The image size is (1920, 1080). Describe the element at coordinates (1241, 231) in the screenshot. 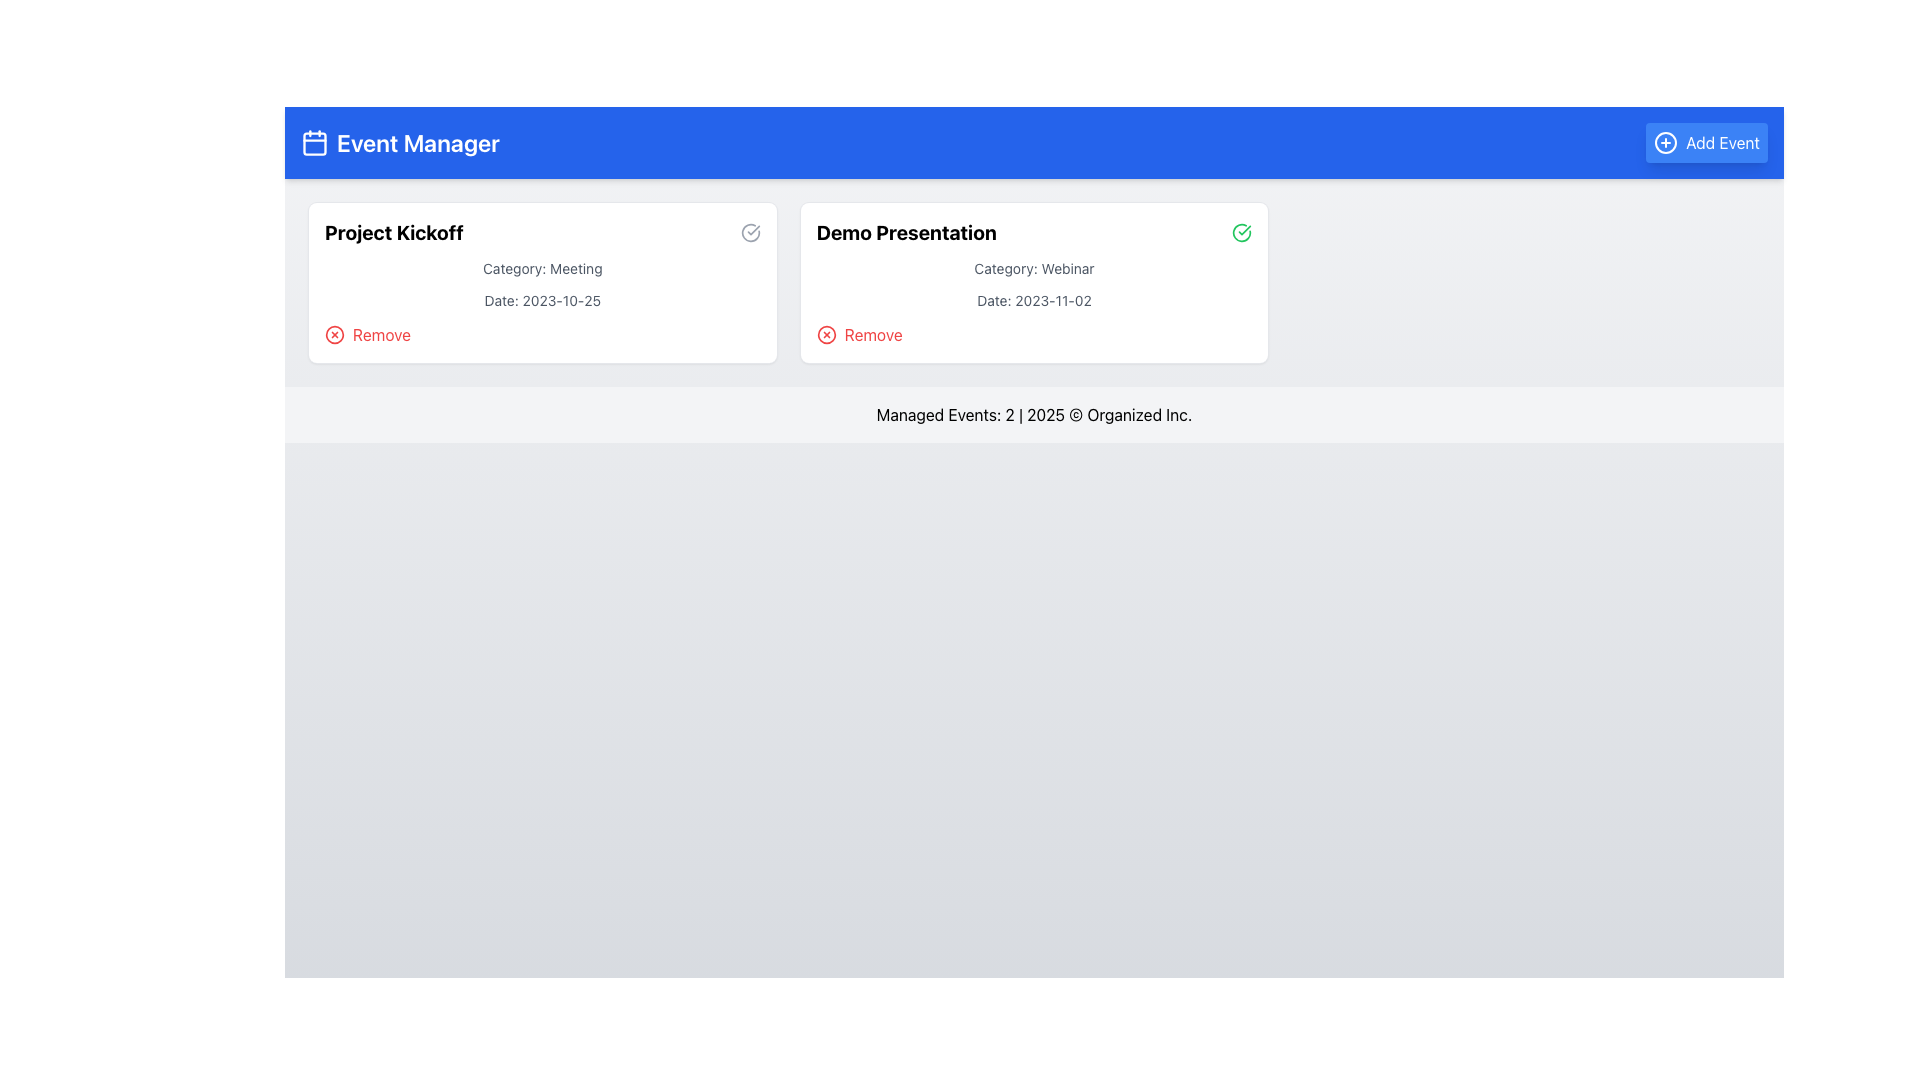

I see `the circular green checkmark icon located to the right of the 'Demo Presentation' title, which indicates confirmation or success` at that location.